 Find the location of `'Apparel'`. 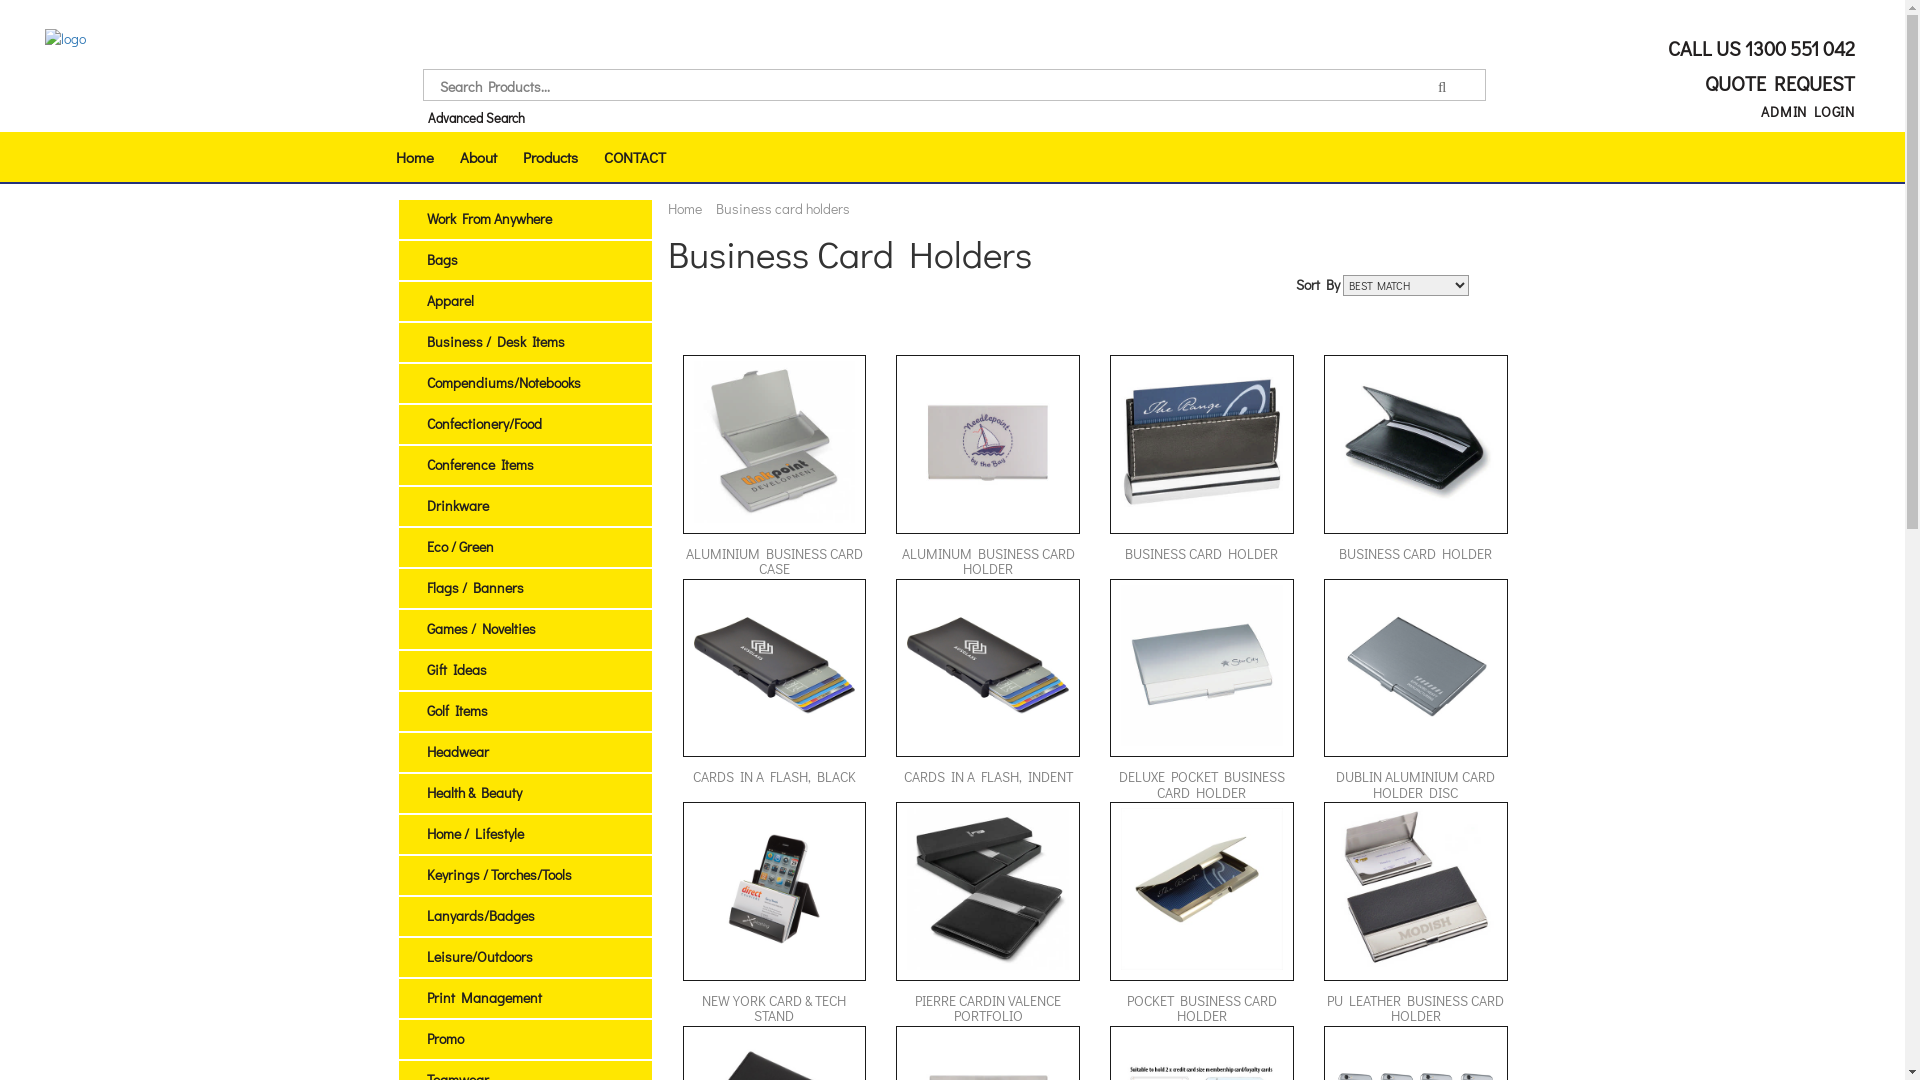

'Apparel' is located at coordinates (448, 300).